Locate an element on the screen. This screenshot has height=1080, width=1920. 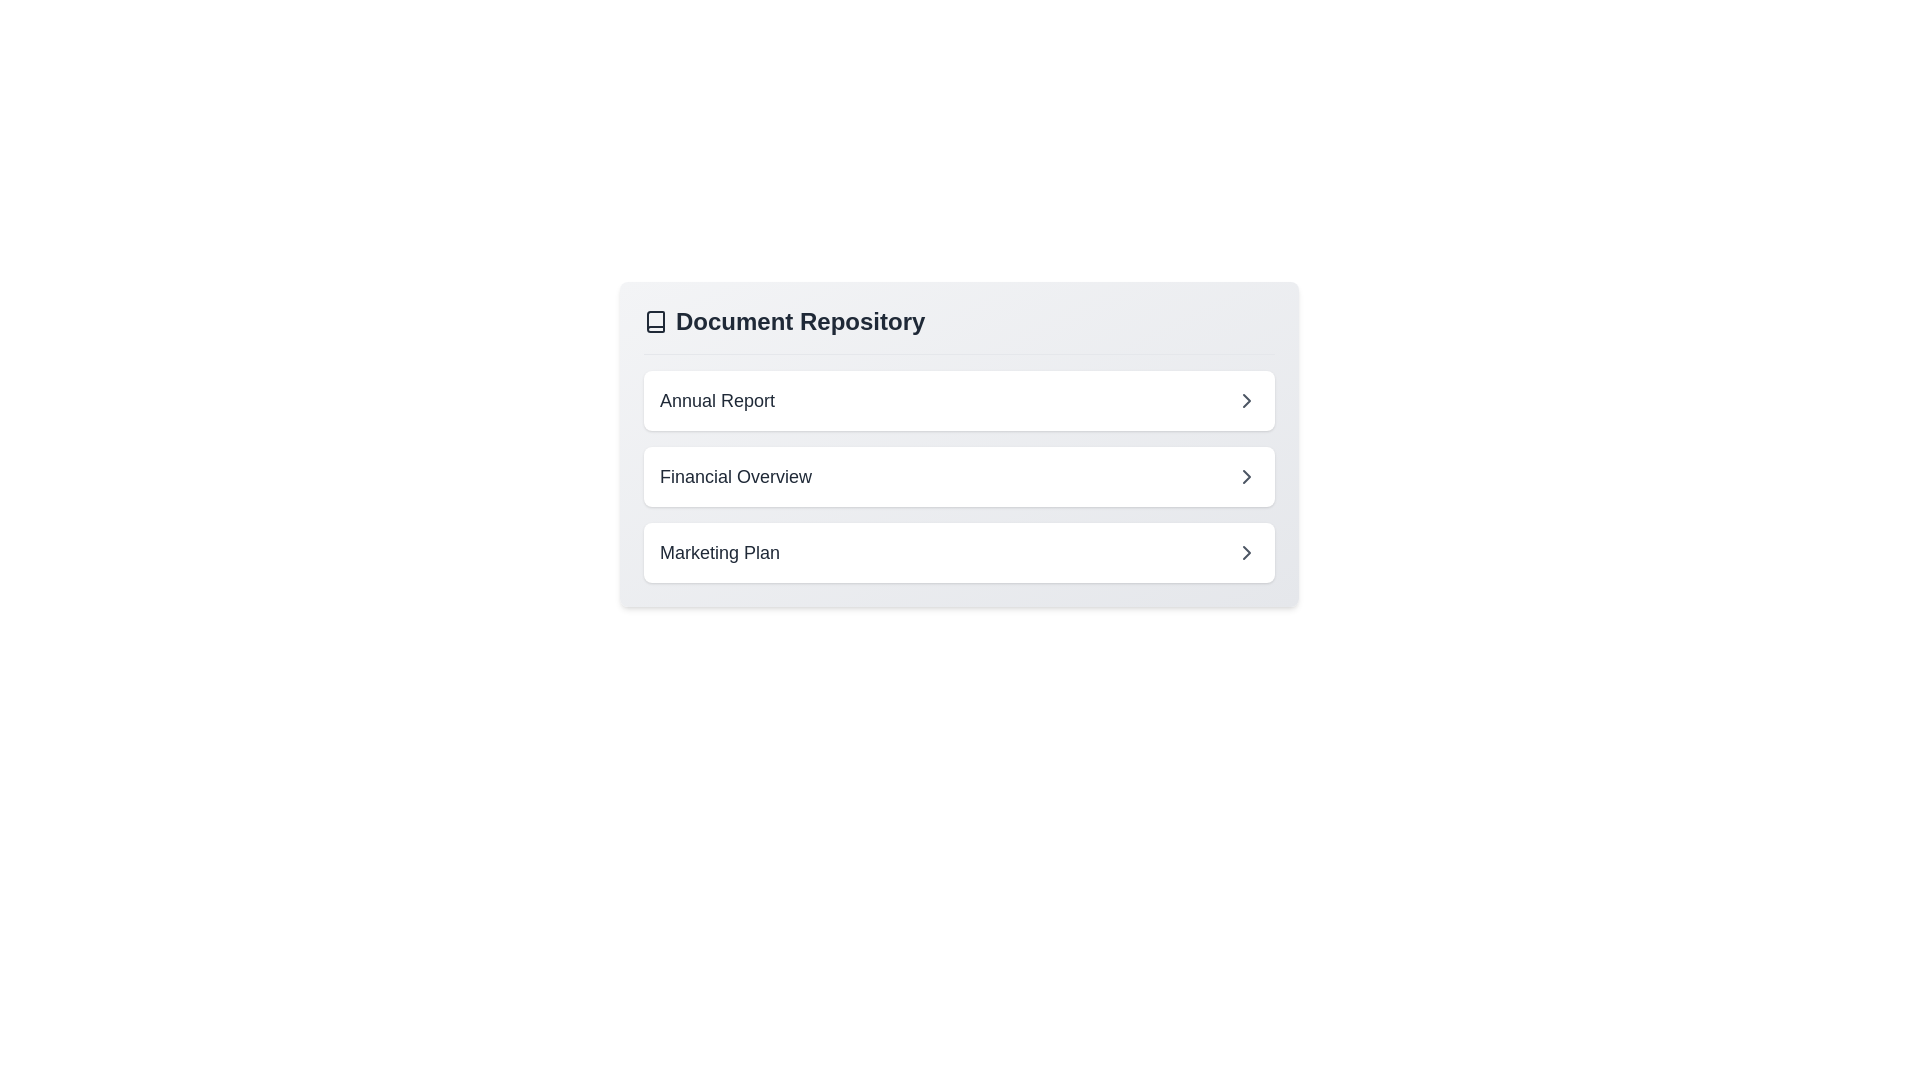
the 'Financial Overview' card component, which is the second card in the 'Document Repository' section is located at coordinates (958, 477).